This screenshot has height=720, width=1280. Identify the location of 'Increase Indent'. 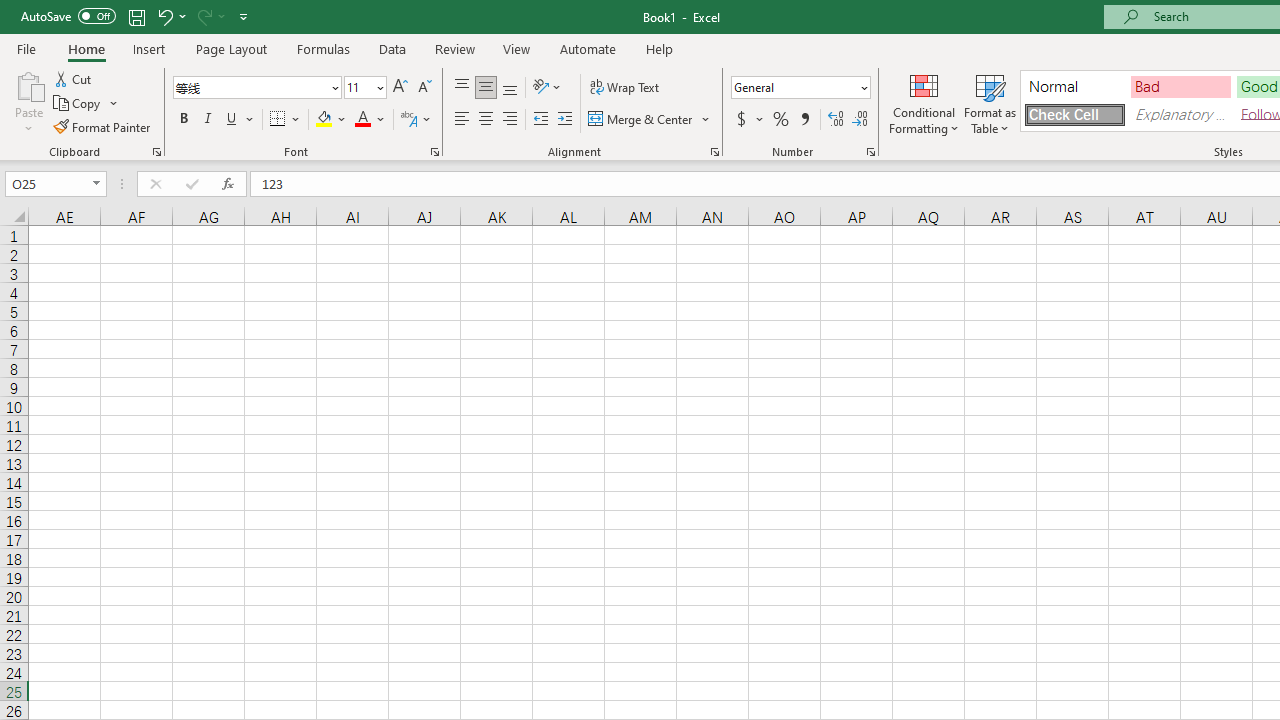
(564, 119).